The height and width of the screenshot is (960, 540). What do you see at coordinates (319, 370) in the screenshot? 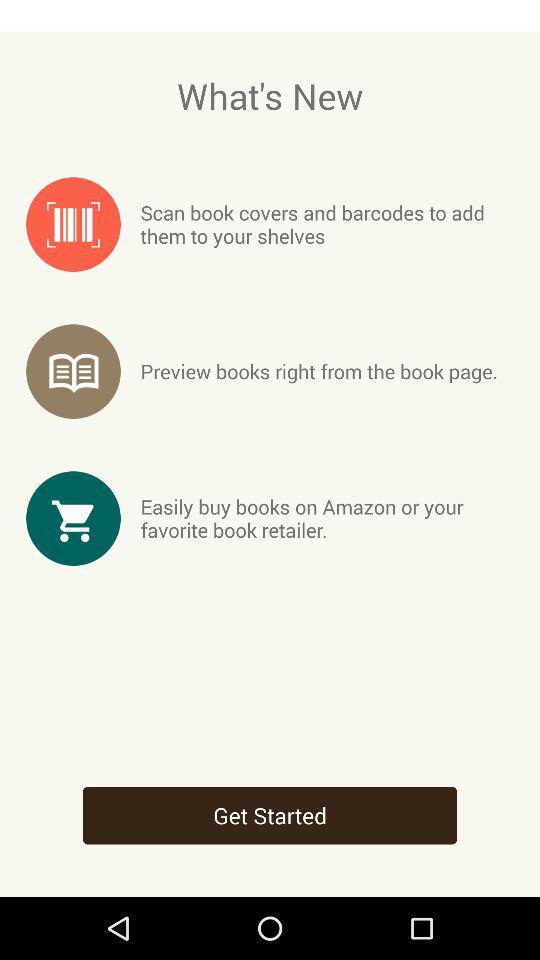
I see `the preview books right` at bounding box center [319, 370].